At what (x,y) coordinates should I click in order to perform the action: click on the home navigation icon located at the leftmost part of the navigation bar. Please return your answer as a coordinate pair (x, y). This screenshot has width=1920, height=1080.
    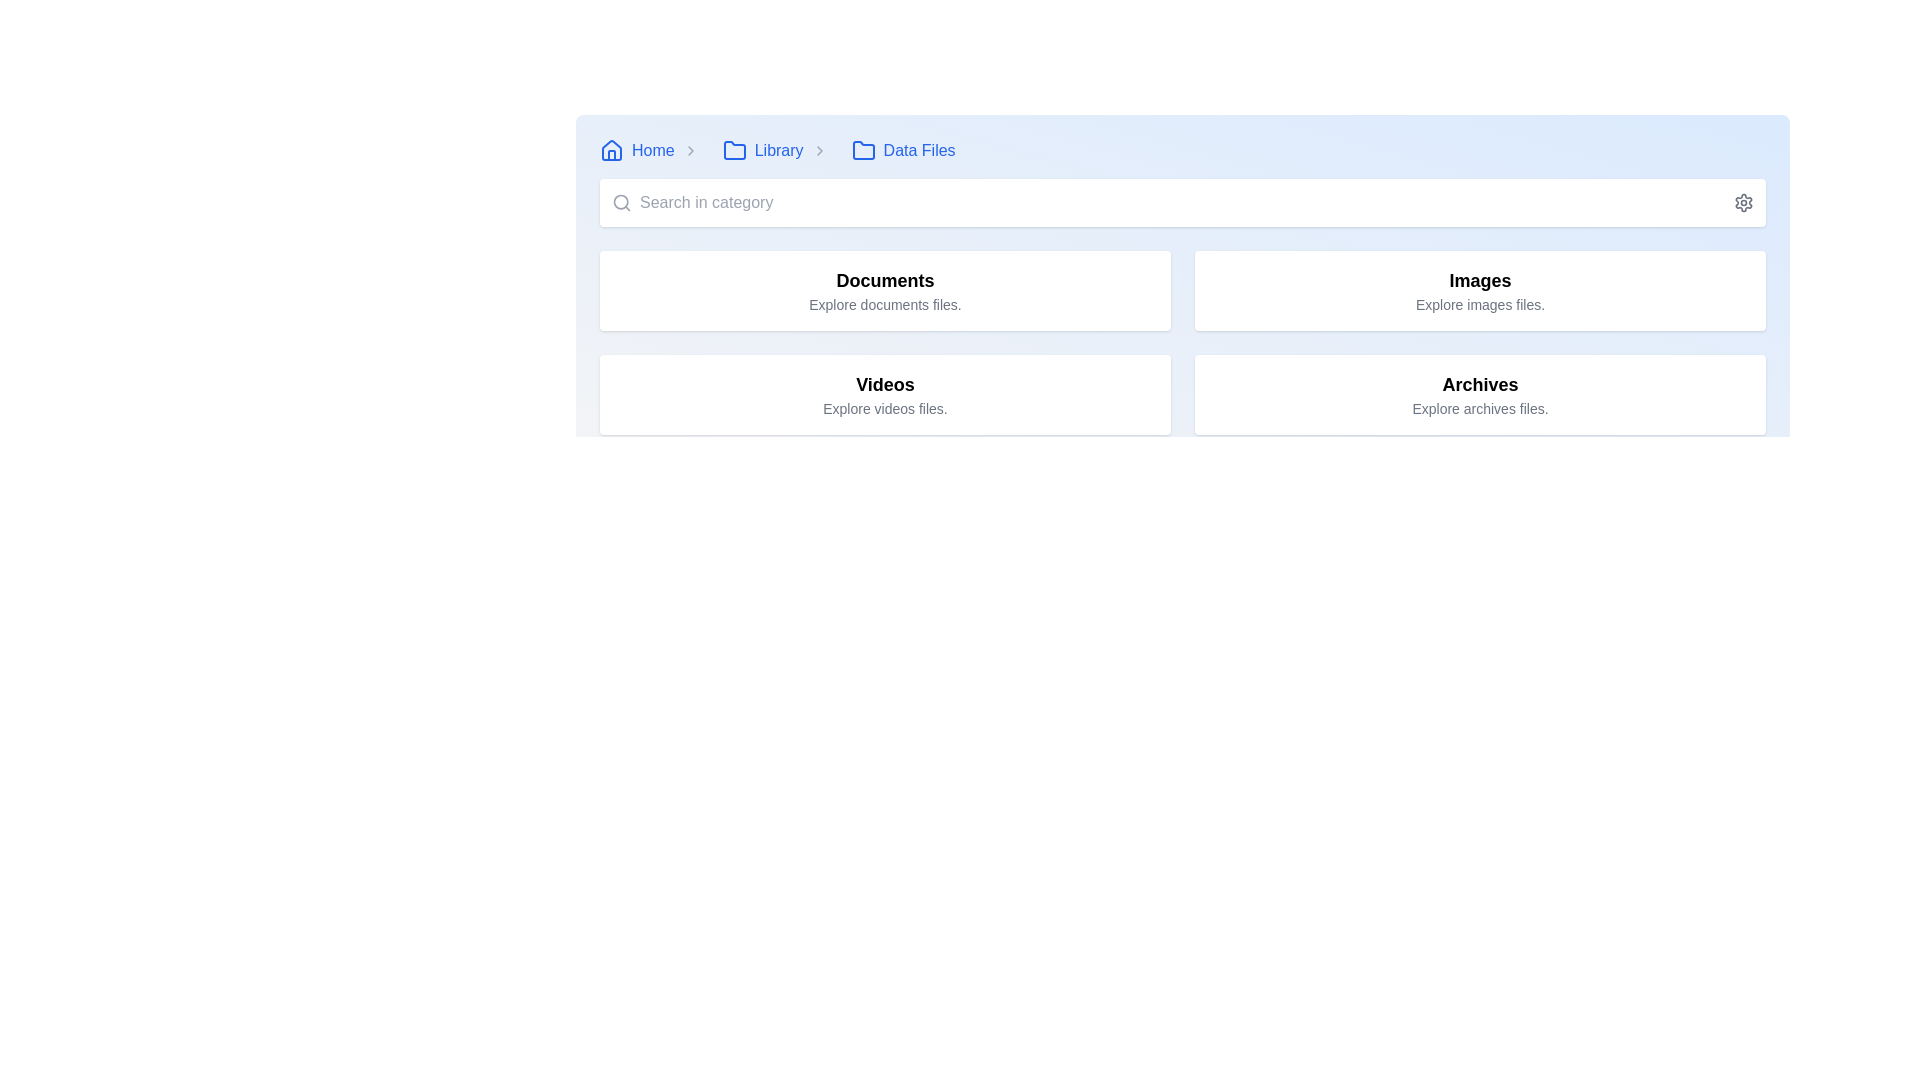
    Looking at the image, I should click on (610, 149).